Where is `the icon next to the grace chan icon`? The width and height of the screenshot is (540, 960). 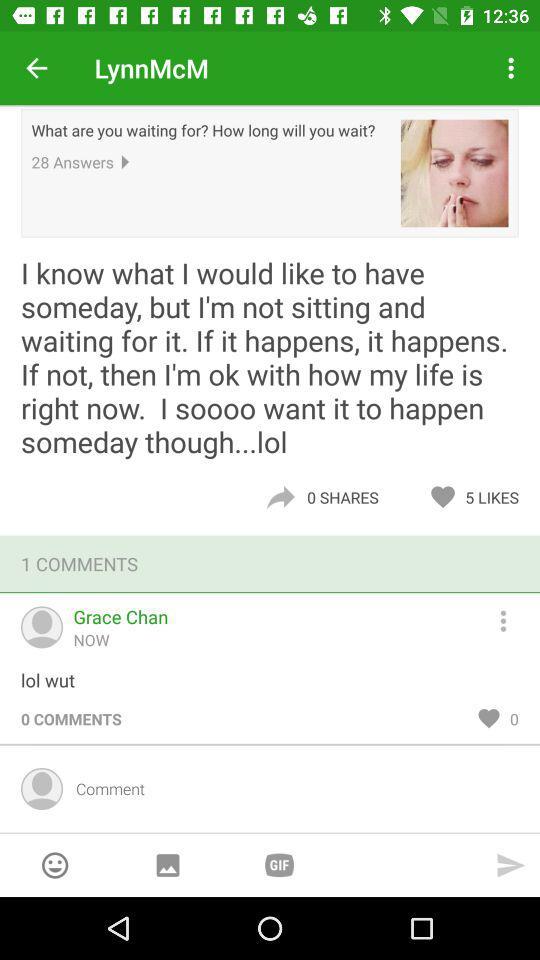 the icon next to the grace chan icon is located at coordinates (512, 617).